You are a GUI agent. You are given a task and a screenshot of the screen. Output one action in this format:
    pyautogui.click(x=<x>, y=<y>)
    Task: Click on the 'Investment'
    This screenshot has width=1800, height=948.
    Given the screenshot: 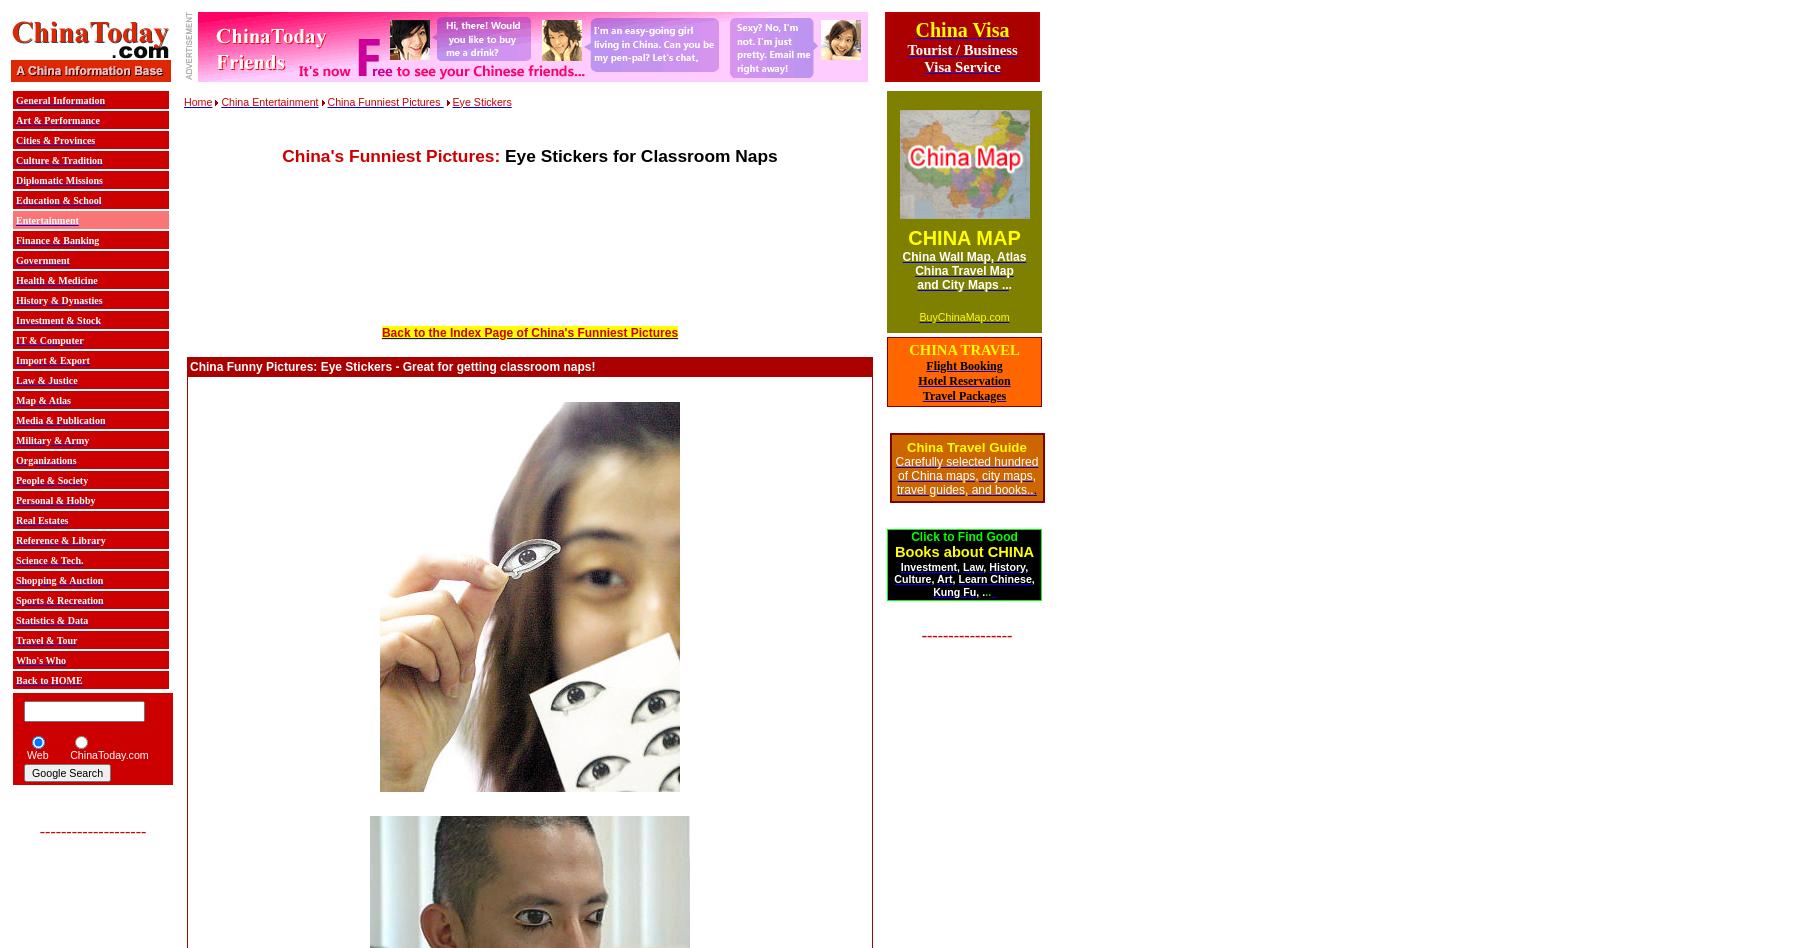 What is the action you would take?
    pyautogui.click(x=927, y=566)
    